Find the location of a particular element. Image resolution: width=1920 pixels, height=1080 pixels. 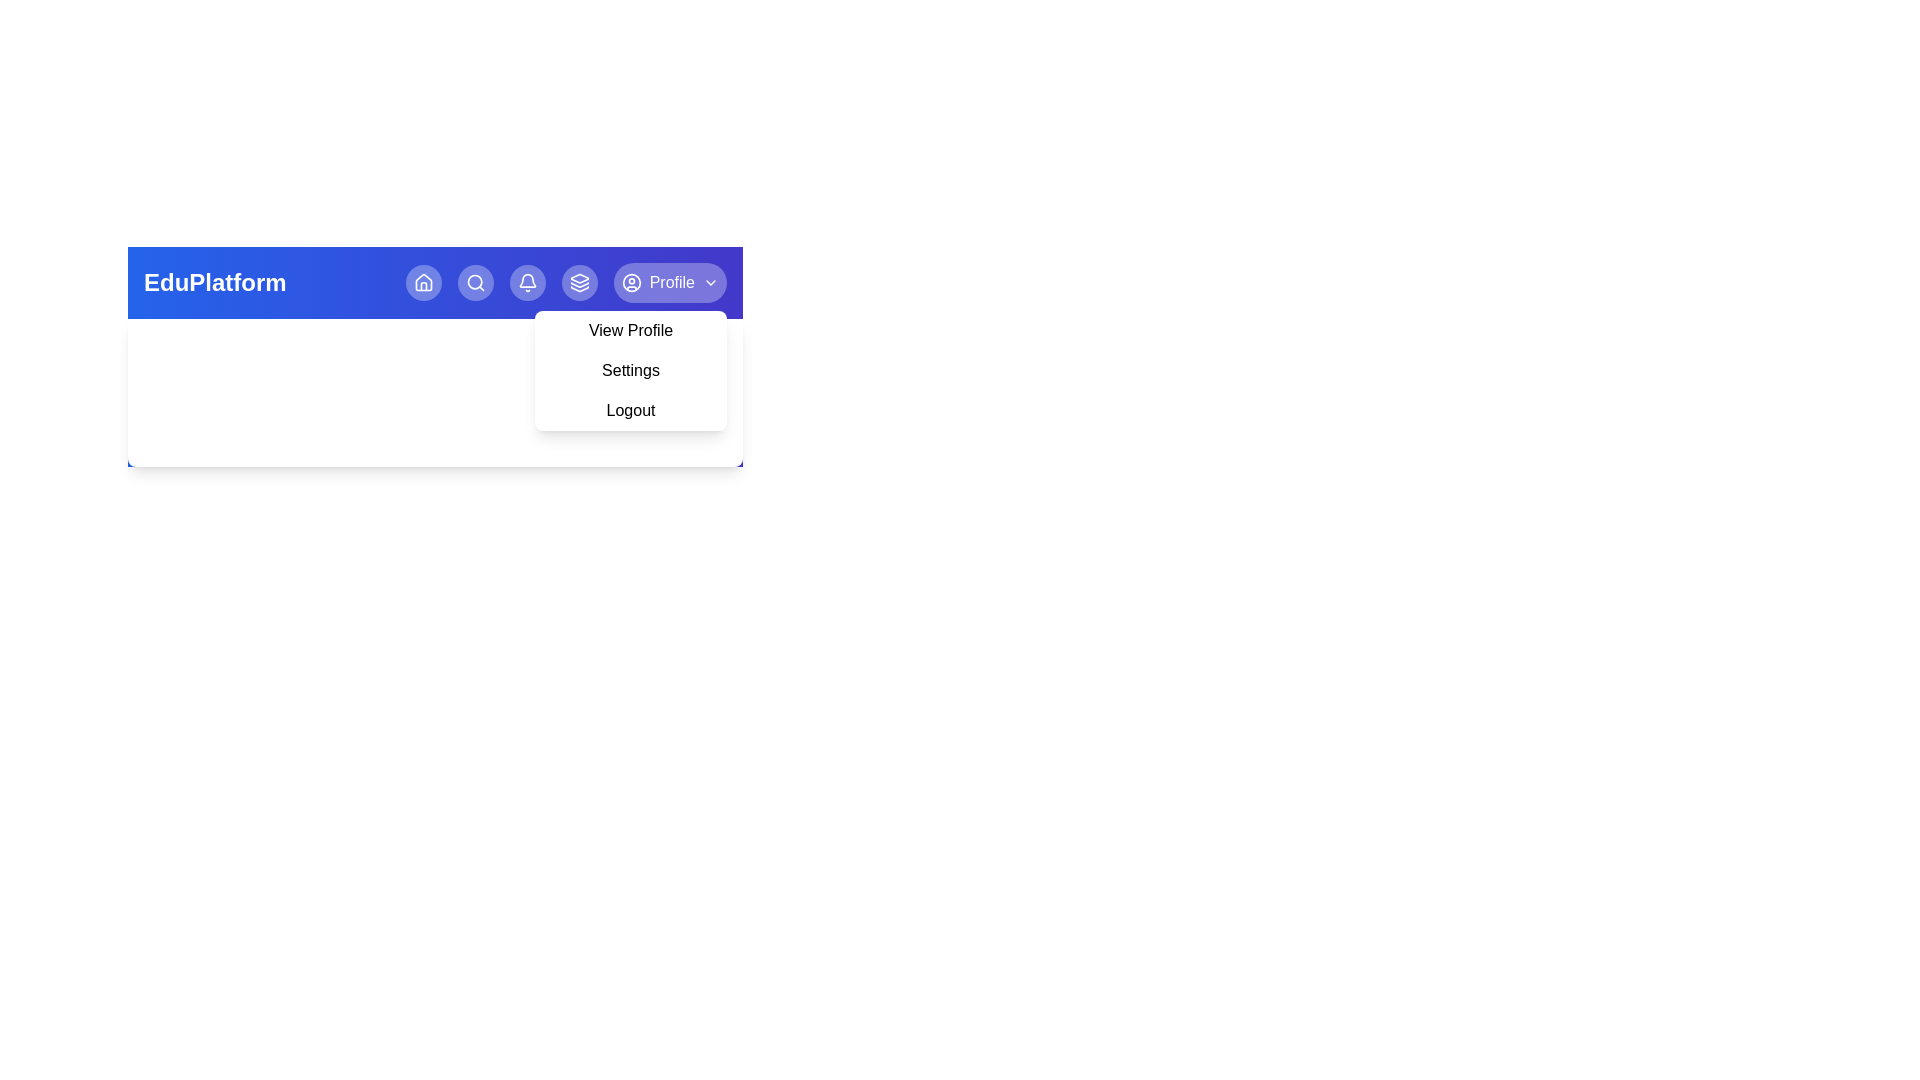

the Bell navigation button in the header is located at coordinates (527, 282).